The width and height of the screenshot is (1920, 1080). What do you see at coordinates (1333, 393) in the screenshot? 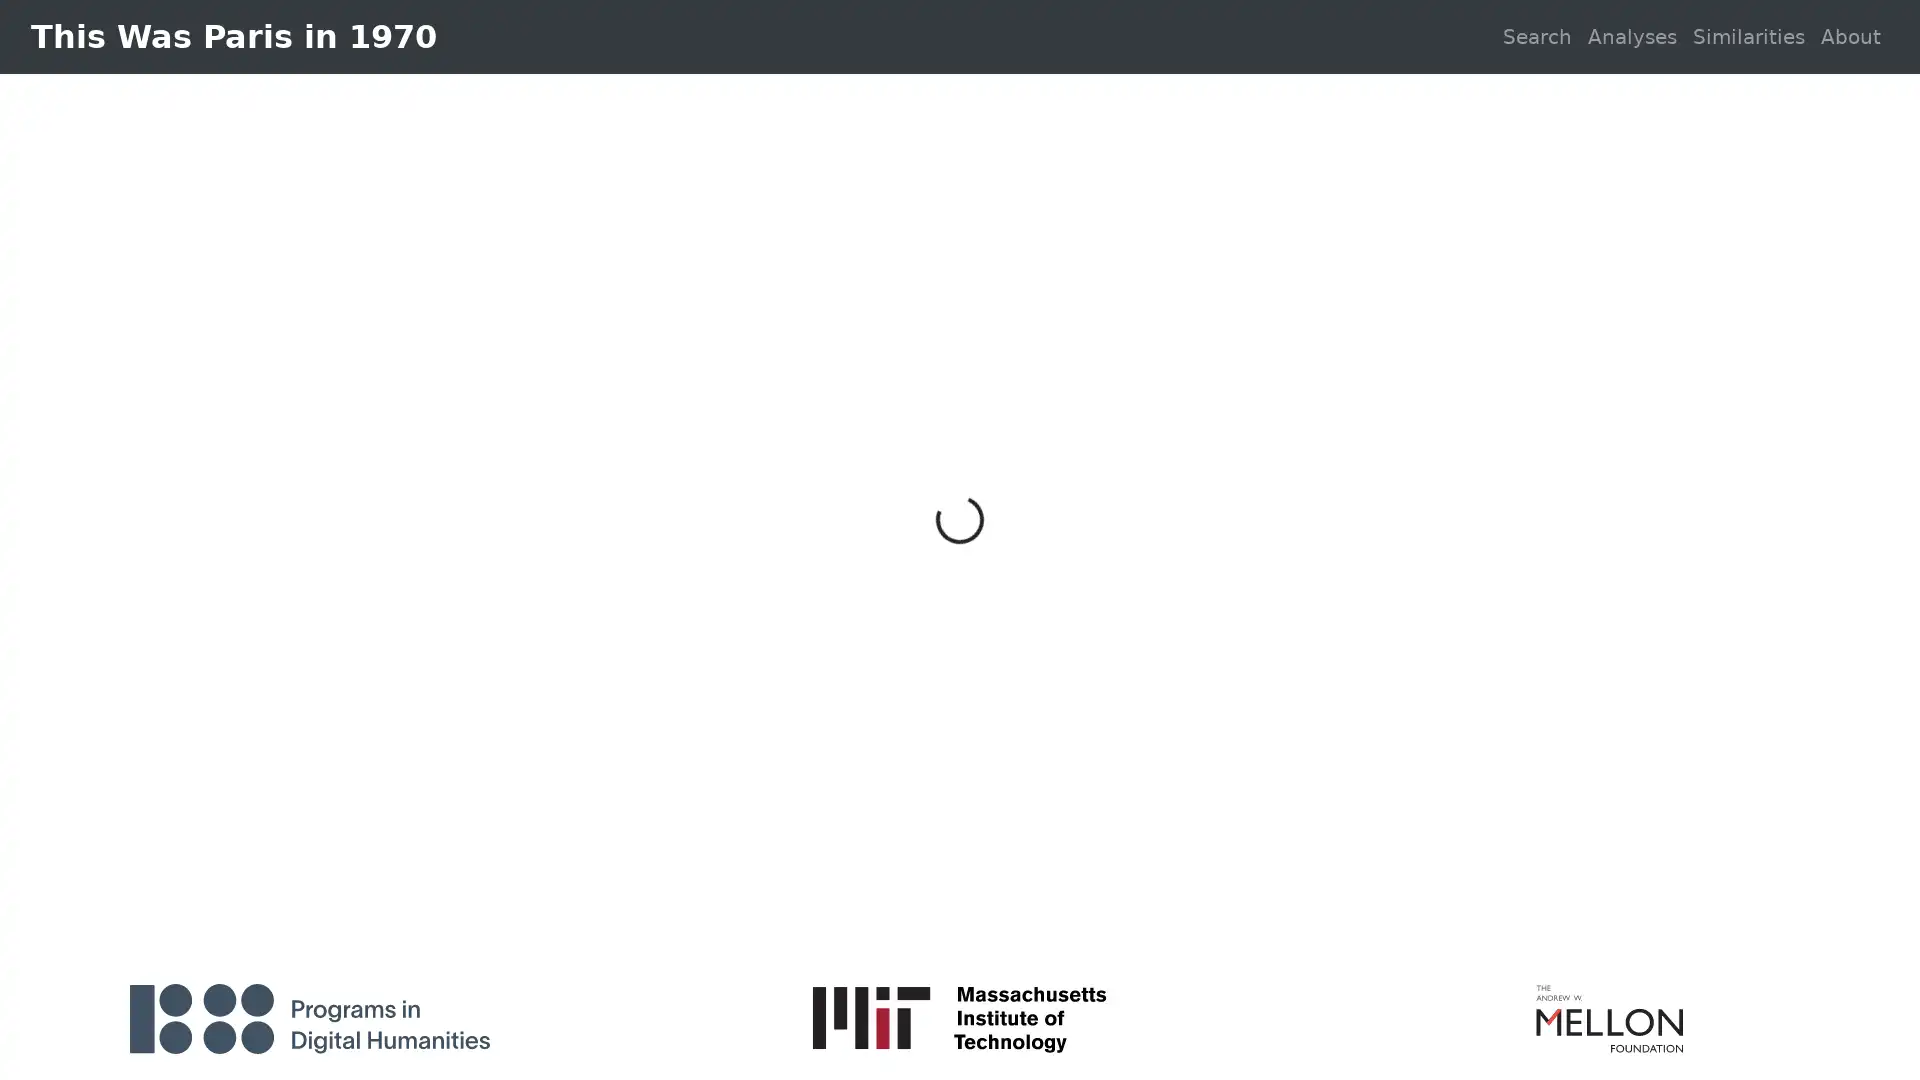
I see `Close` at bounding box center [1333, 393].